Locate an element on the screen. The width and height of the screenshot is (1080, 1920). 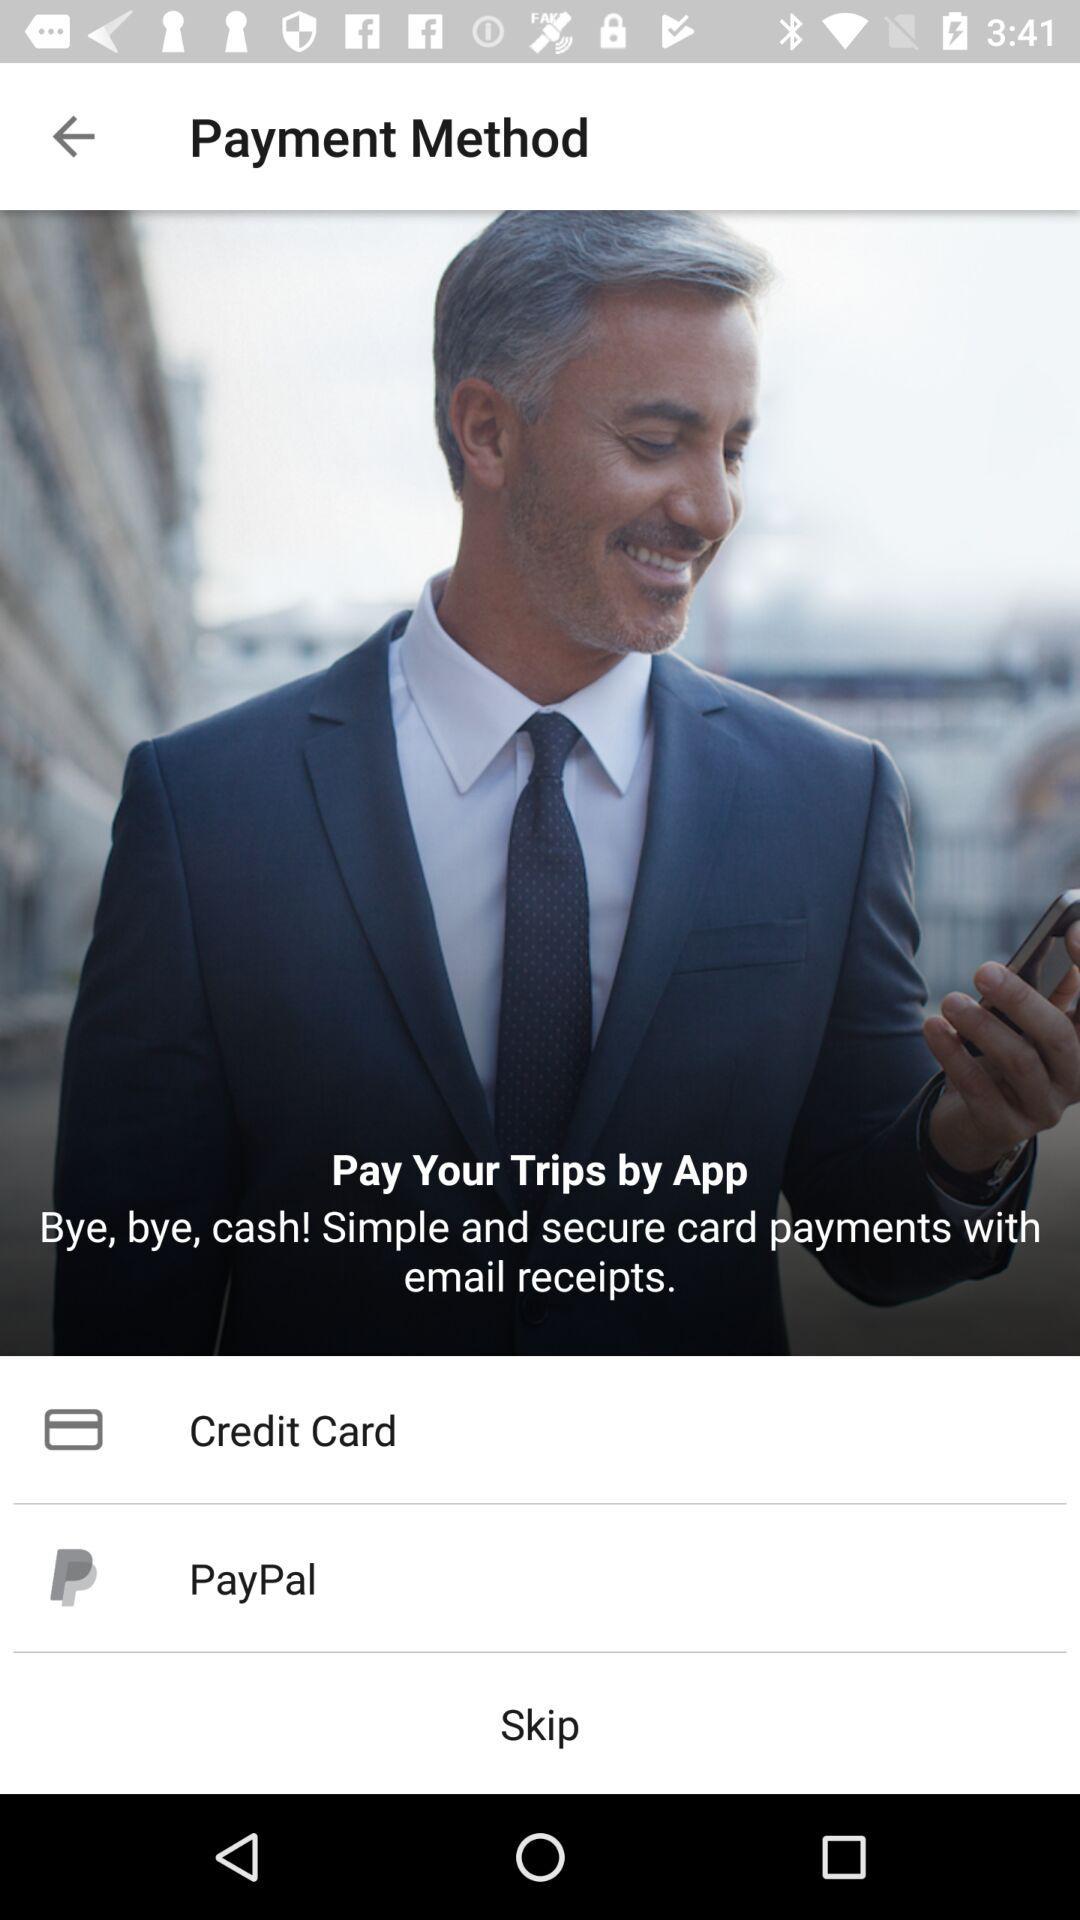
the item below the paypal icon is located at coordinates (540, 1722).